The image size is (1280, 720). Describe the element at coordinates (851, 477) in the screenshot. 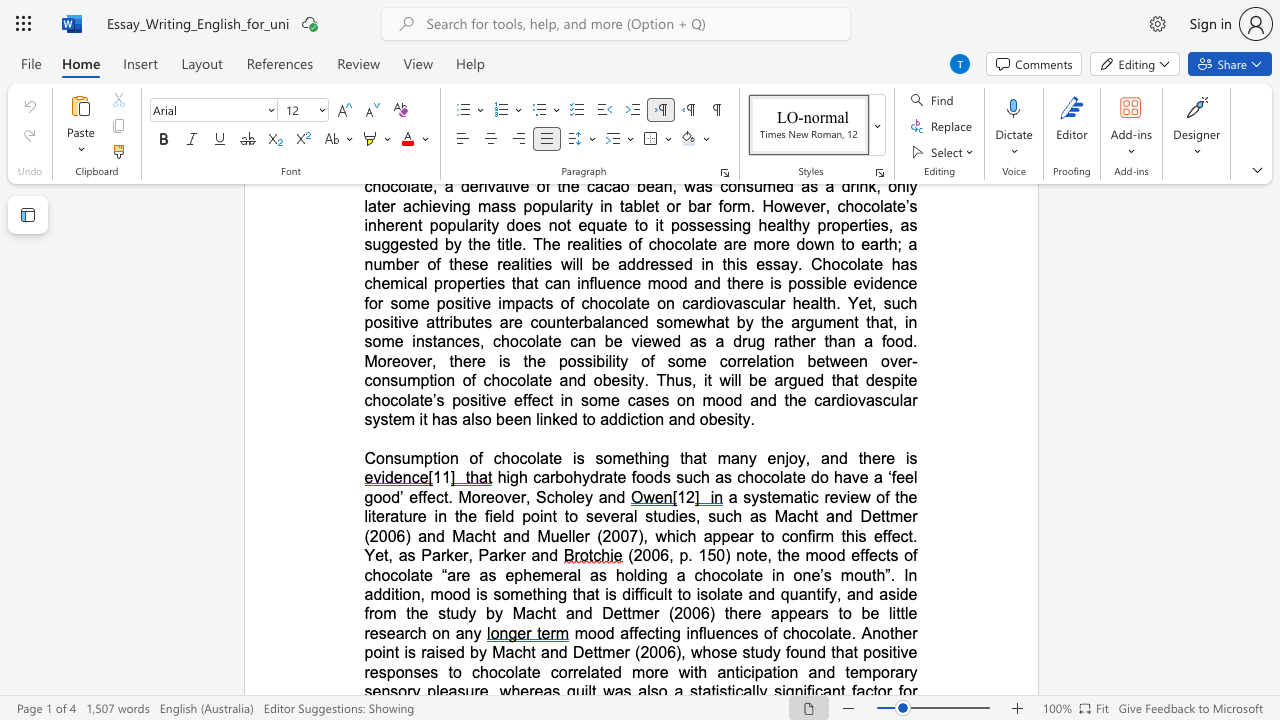

I see `the space between the continuous character "a" and "v" in the text` at that location.